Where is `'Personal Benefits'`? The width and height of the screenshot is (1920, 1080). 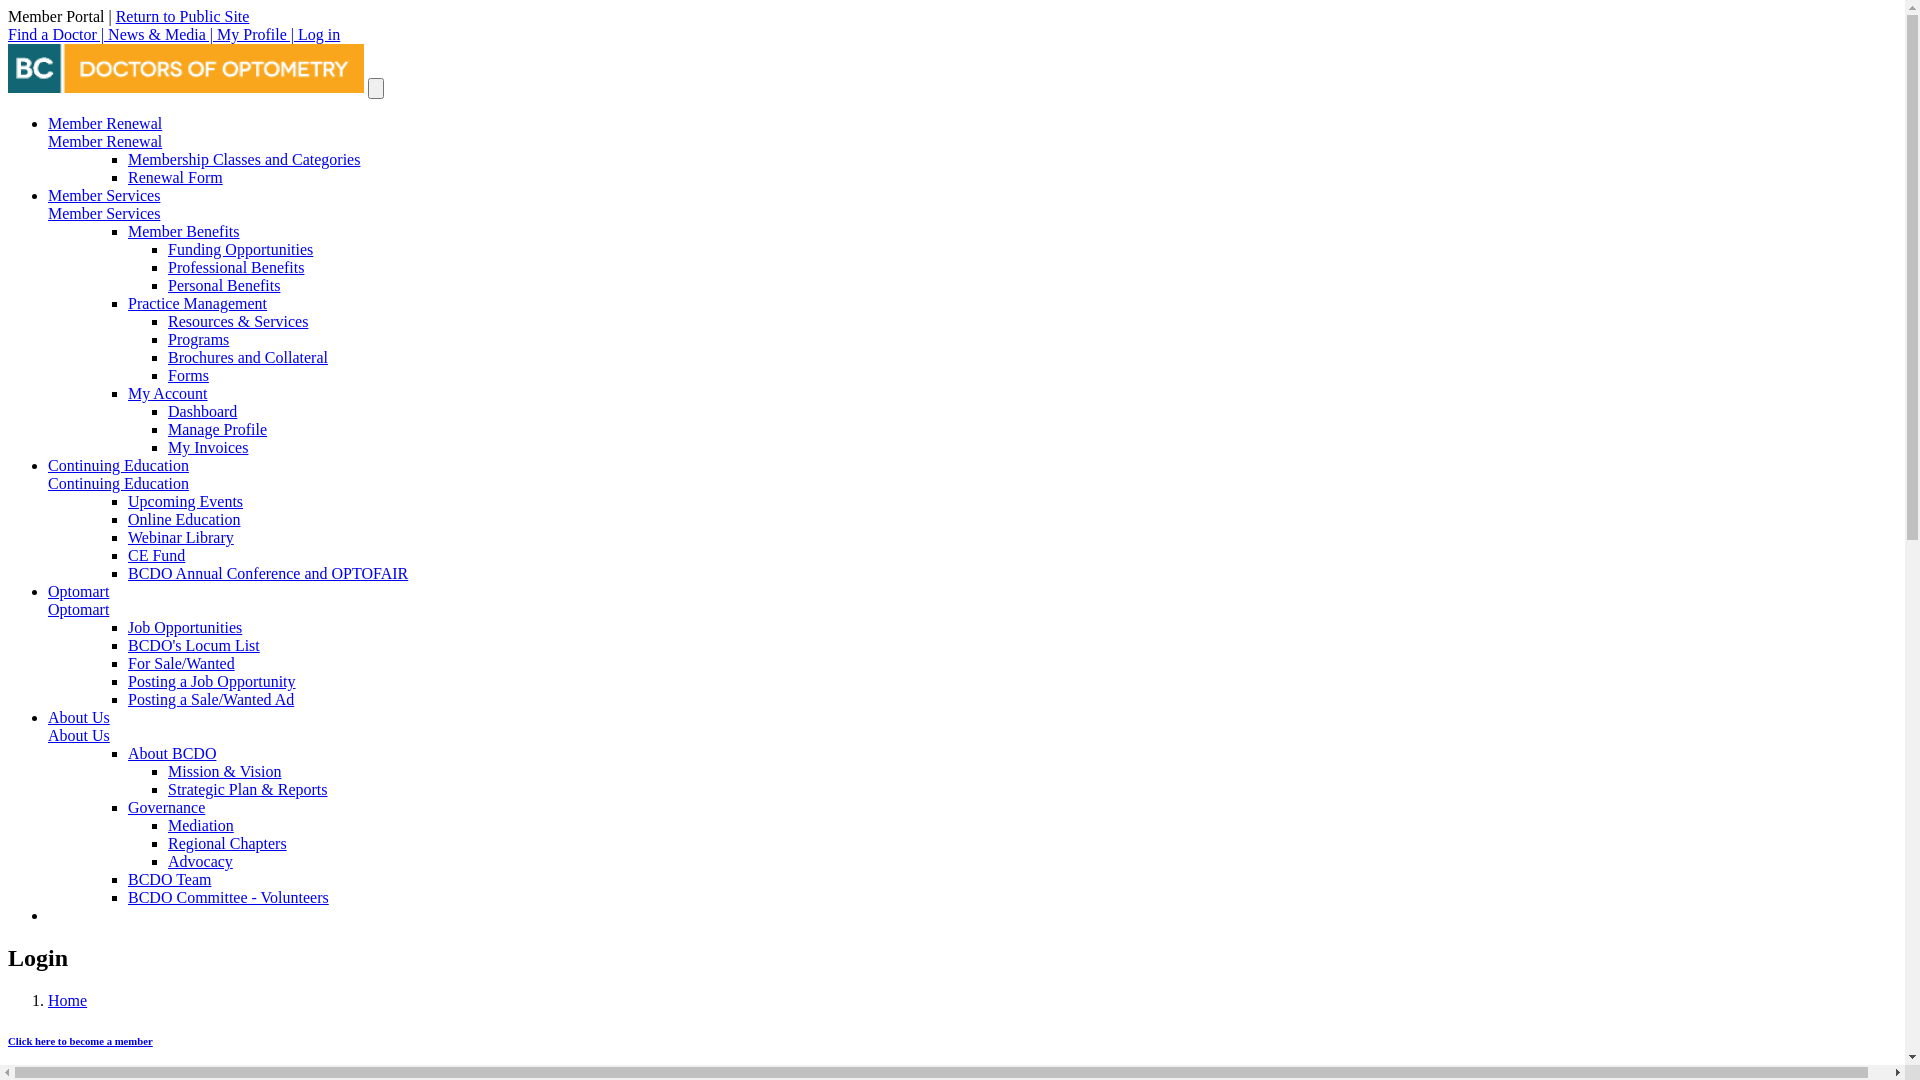 'Personal Benefits' is located at coordinates (224, 285).